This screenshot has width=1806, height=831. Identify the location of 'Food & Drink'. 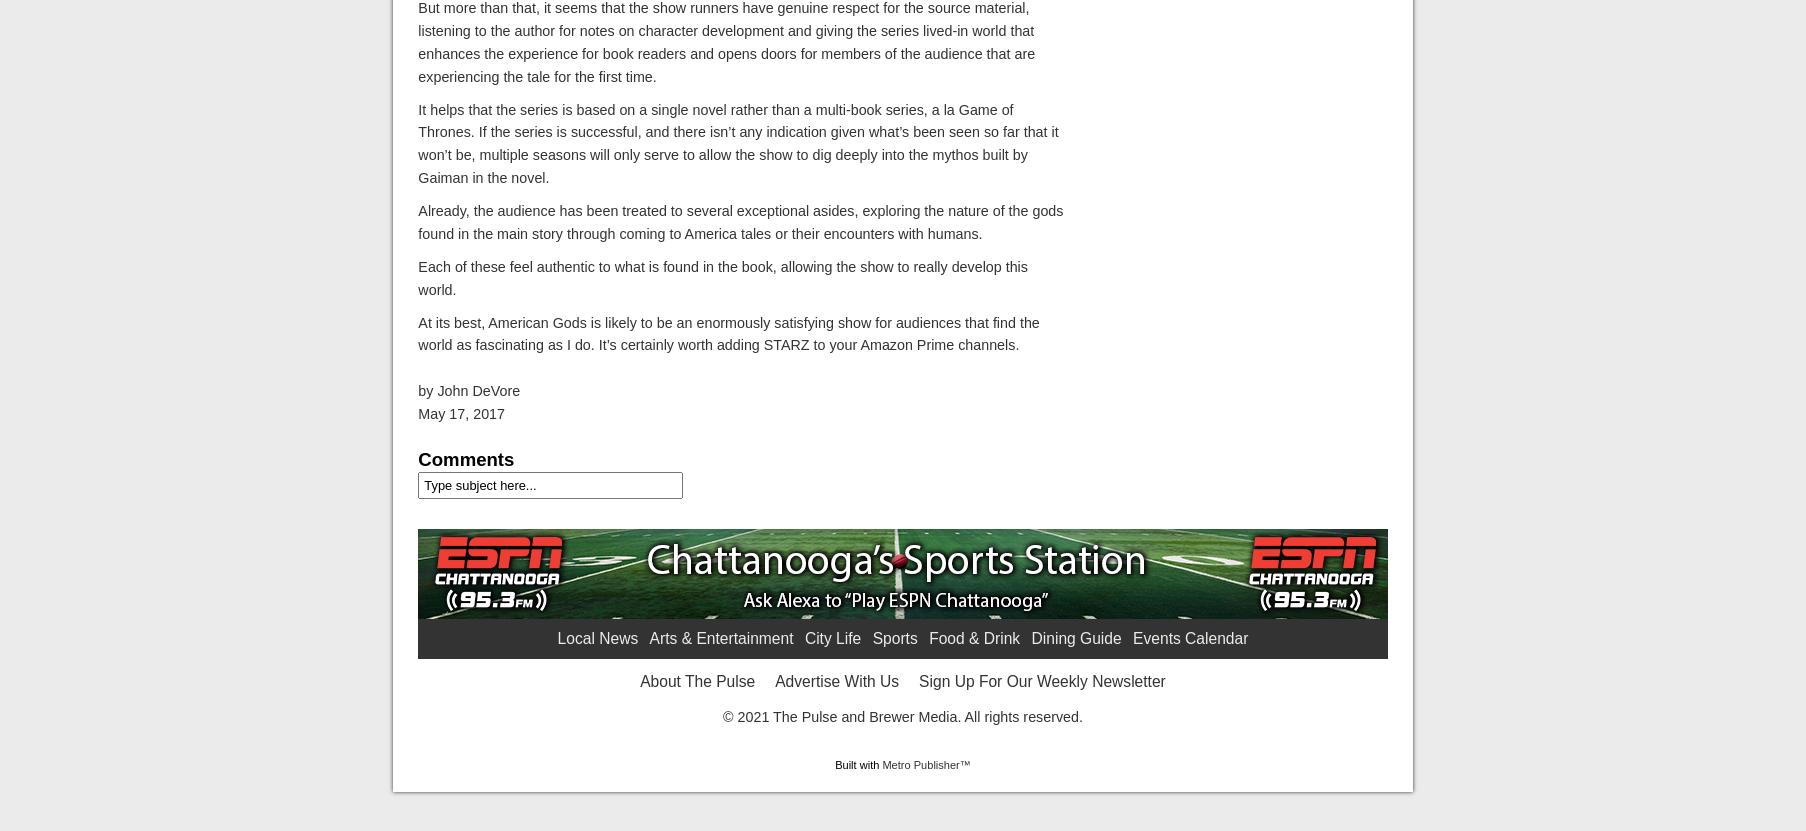
(974, 637).